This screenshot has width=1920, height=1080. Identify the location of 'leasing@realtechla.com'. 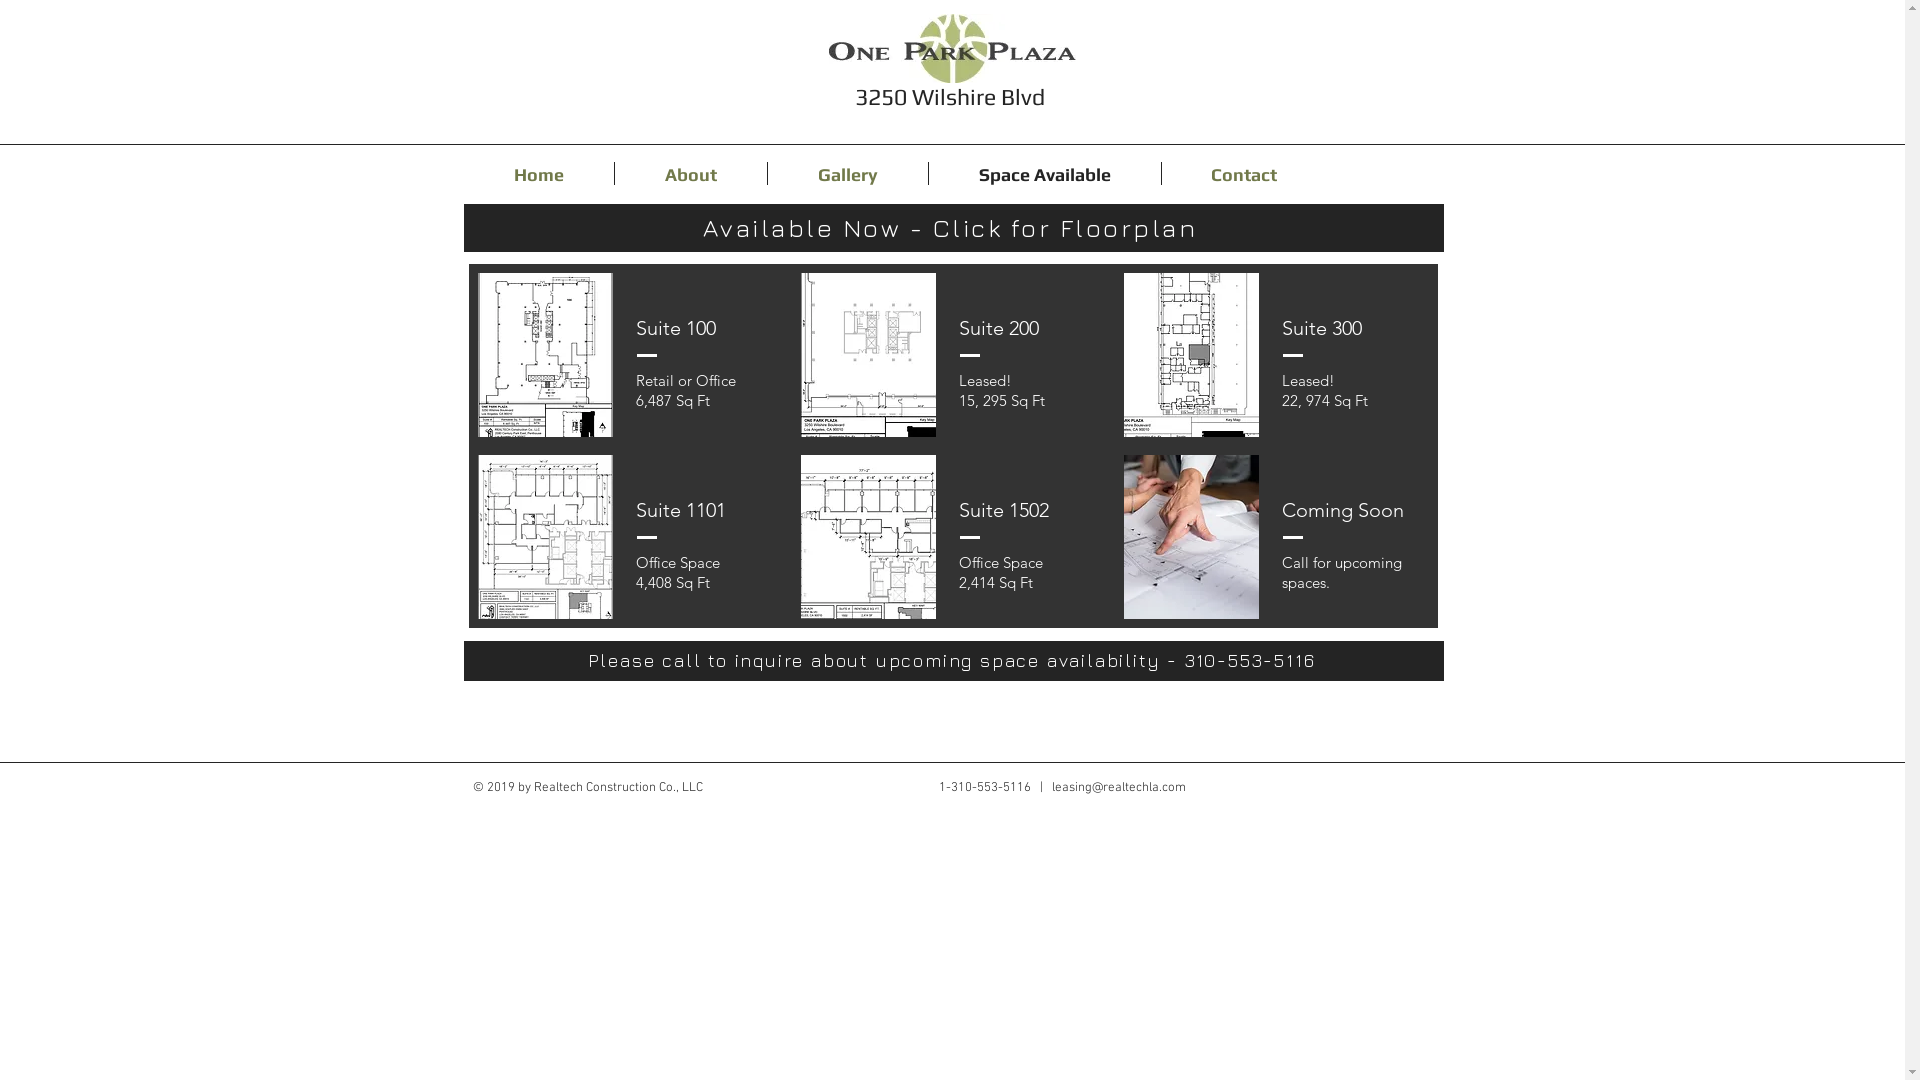
(1117, 786).